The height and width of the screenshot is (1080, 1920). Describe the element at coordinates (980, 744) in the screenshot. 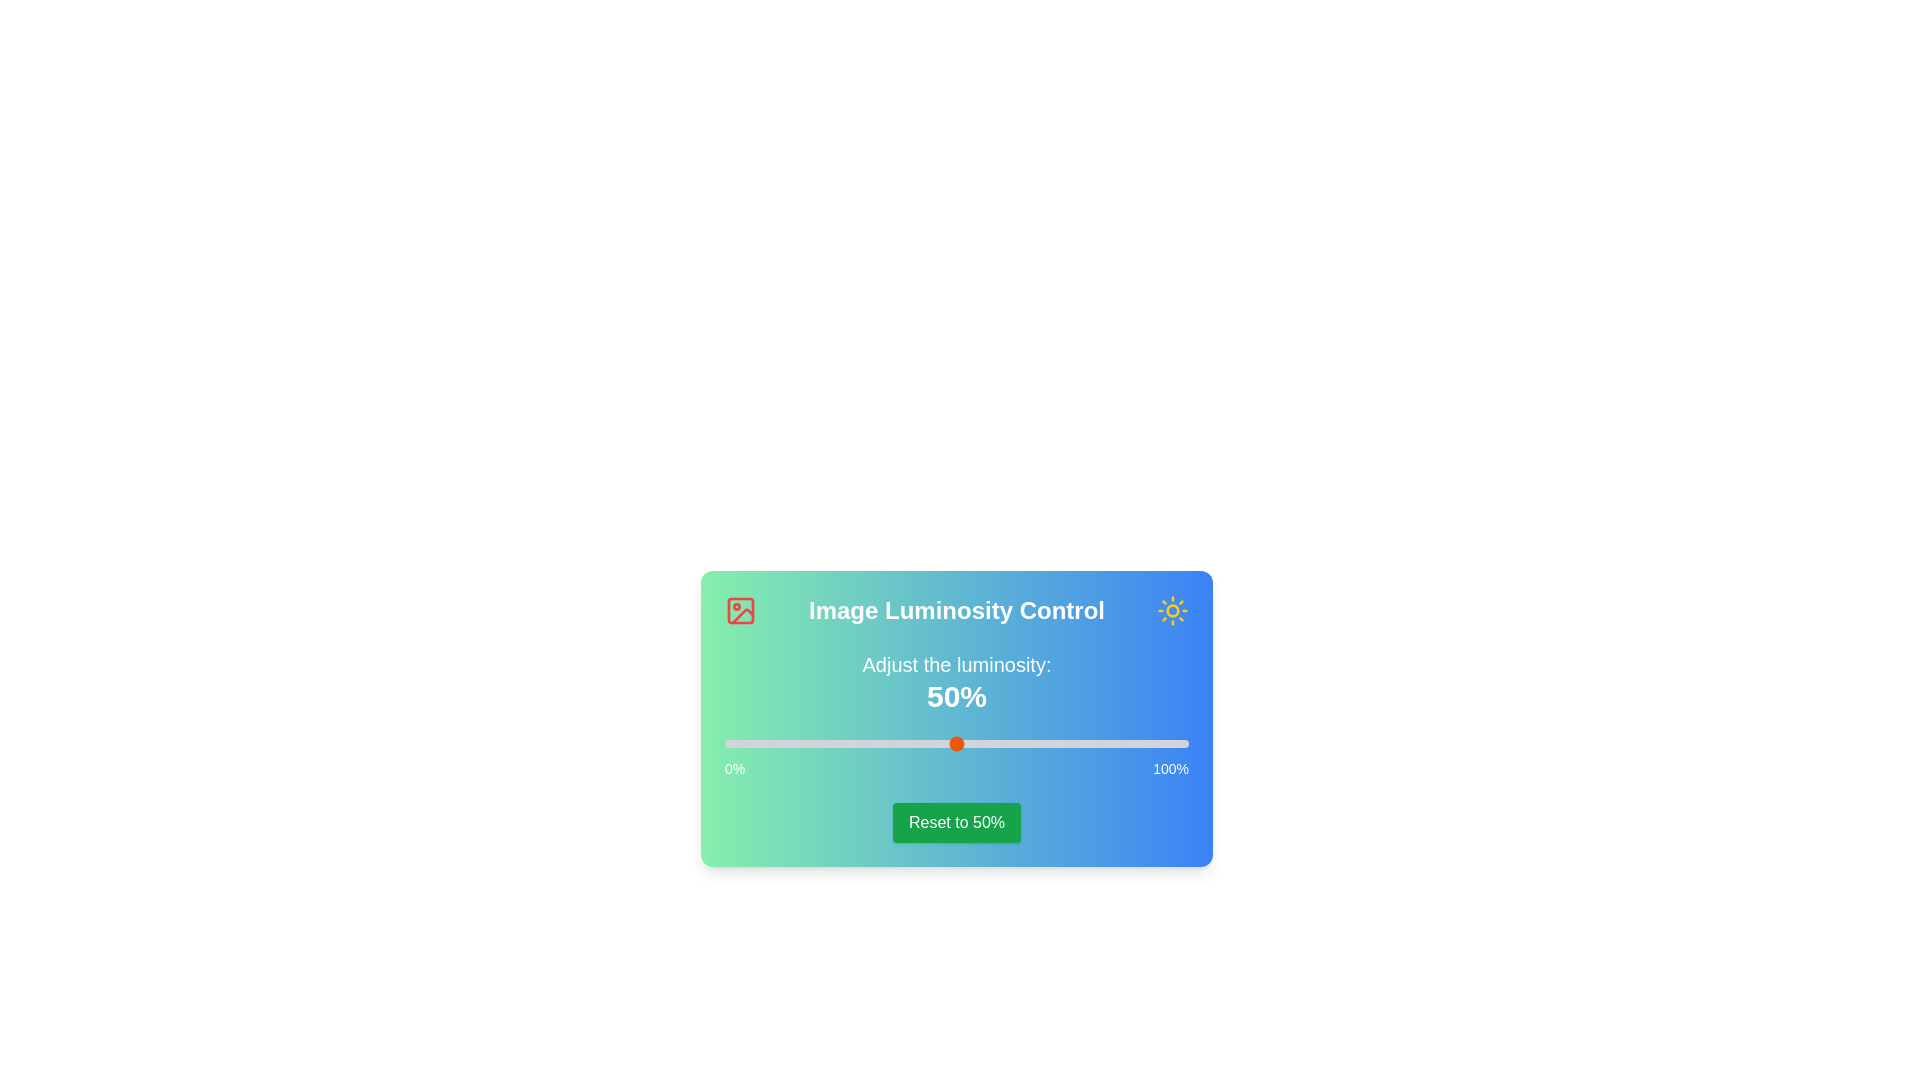

I see `the luminosity slider to 55%` at that location.